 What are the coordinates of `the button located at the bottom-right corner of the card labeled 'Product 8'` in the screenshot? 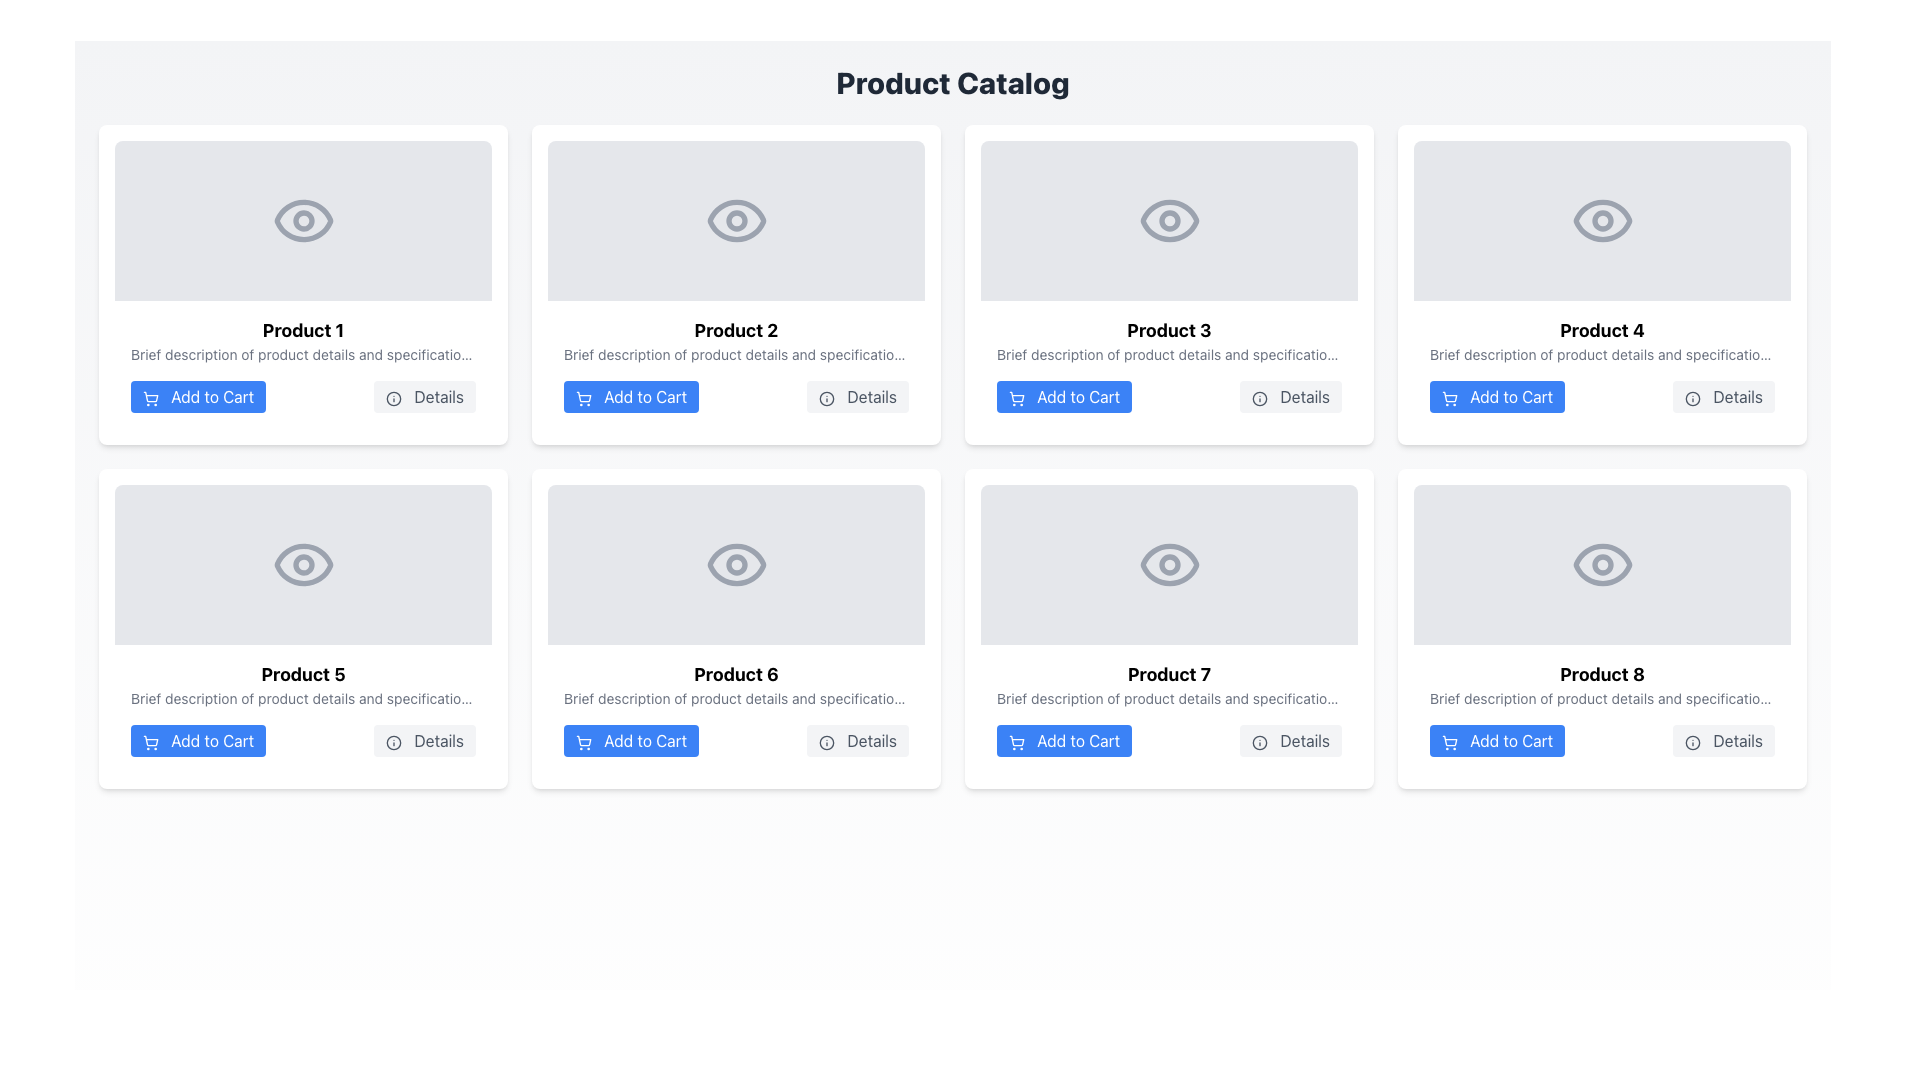 It's located at (1723, 740).